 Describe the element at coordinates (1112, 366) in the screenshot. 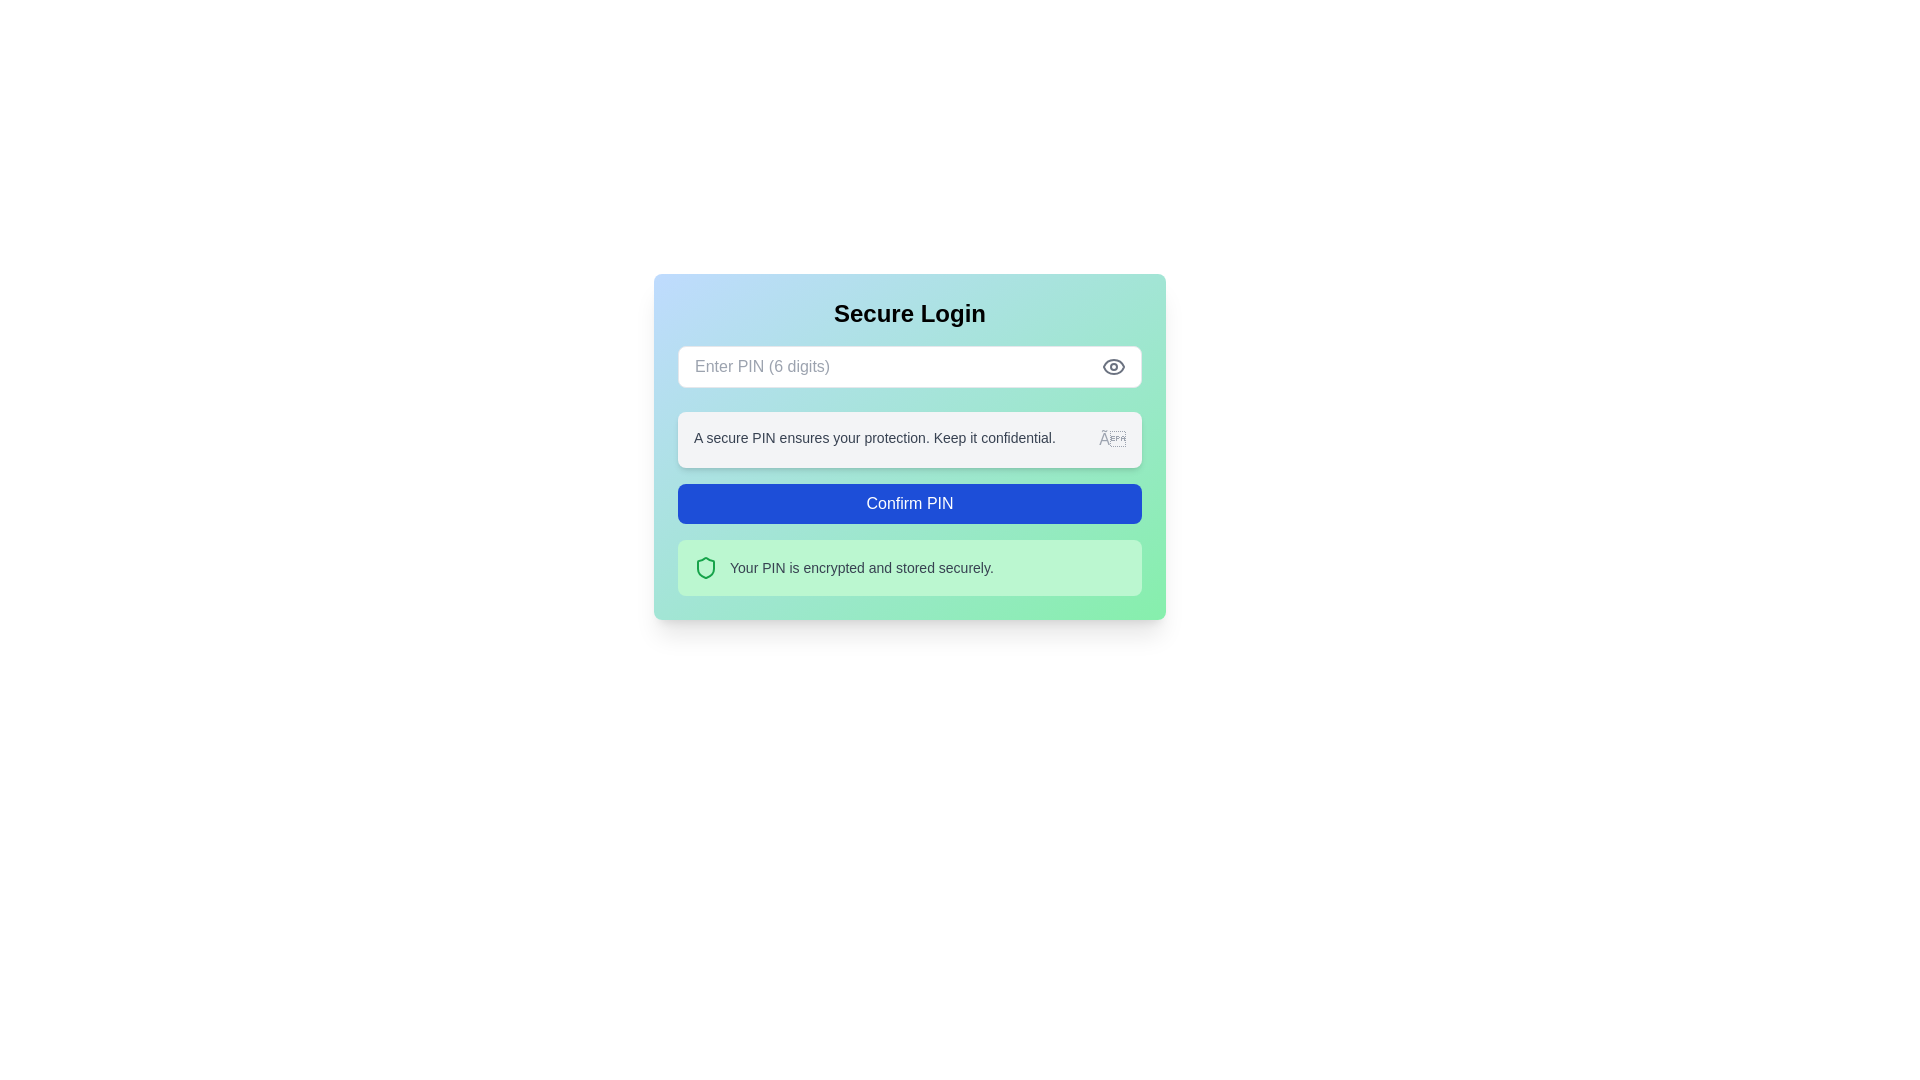

I see `the eye icon located to the right of the PIN input field in the secure login interface` at that location.